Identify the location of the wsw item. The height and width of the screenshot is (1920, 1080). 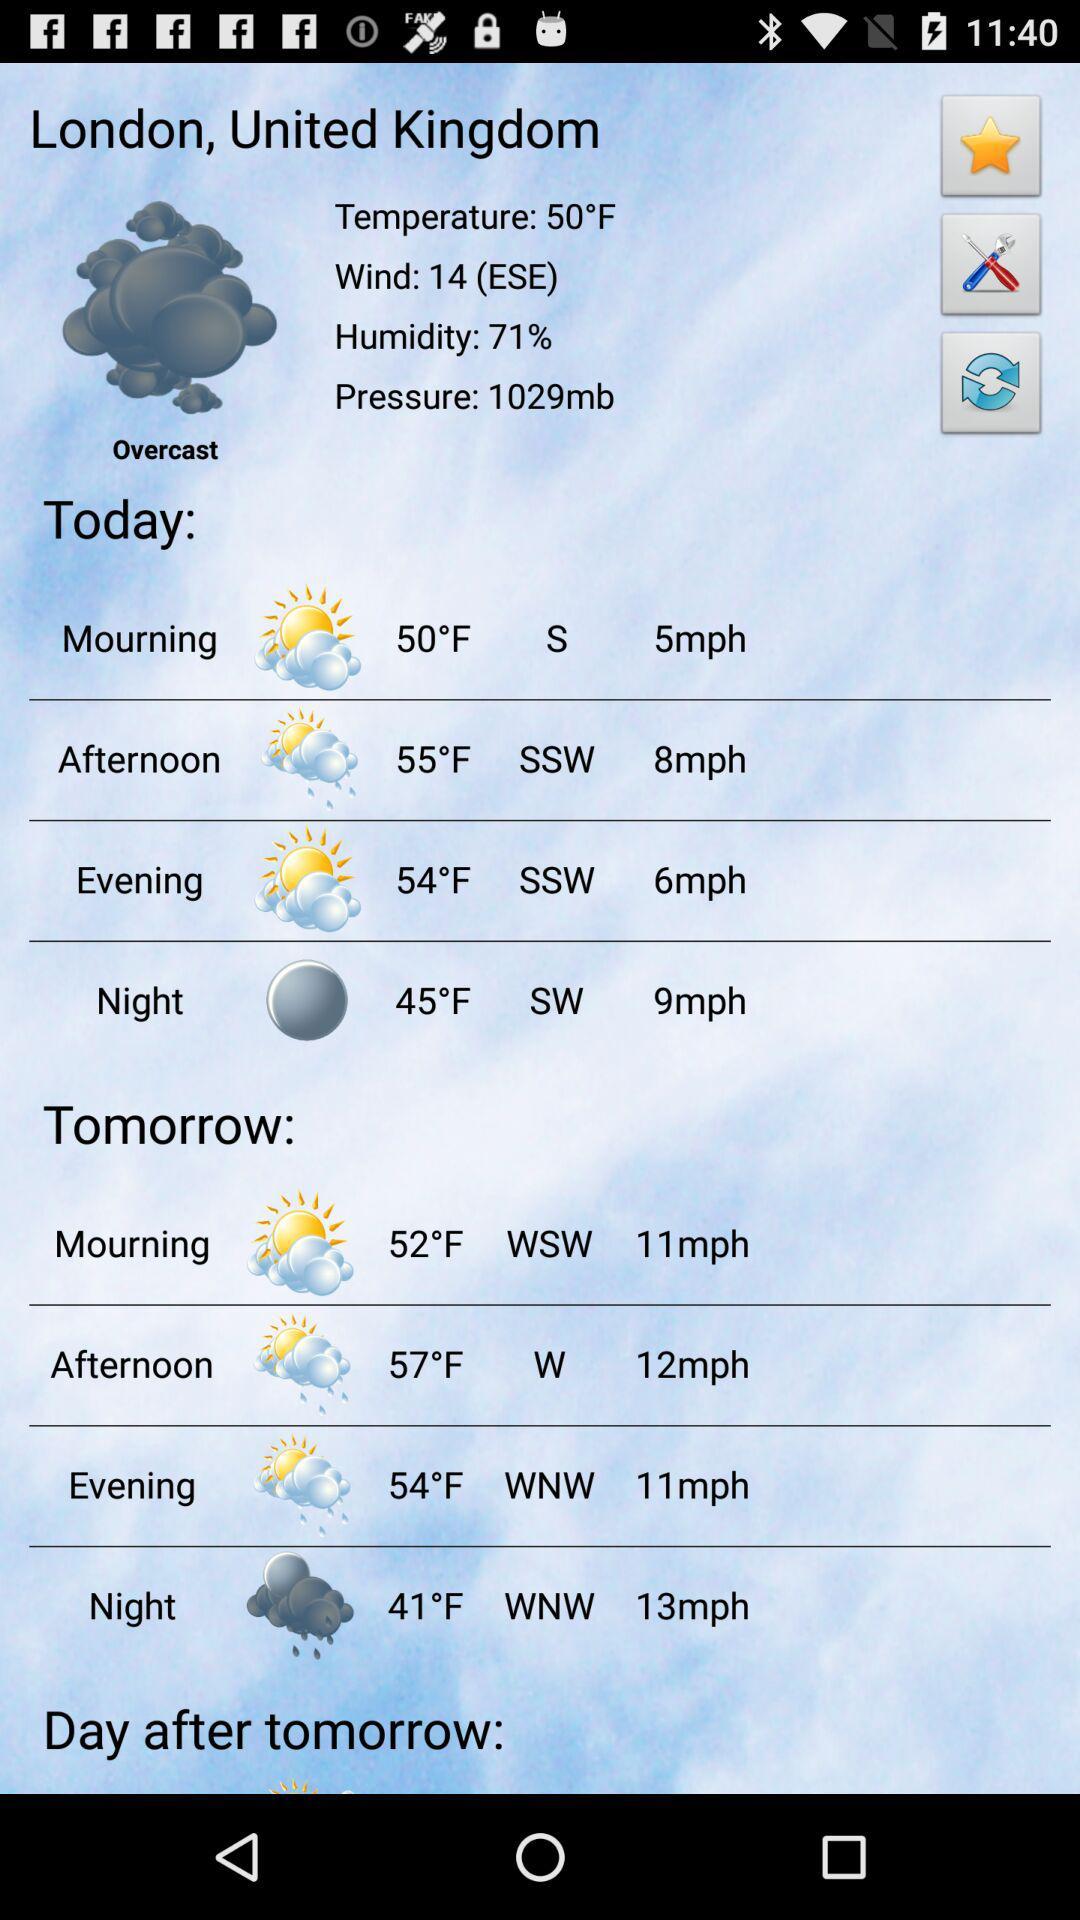
(548, 1241).